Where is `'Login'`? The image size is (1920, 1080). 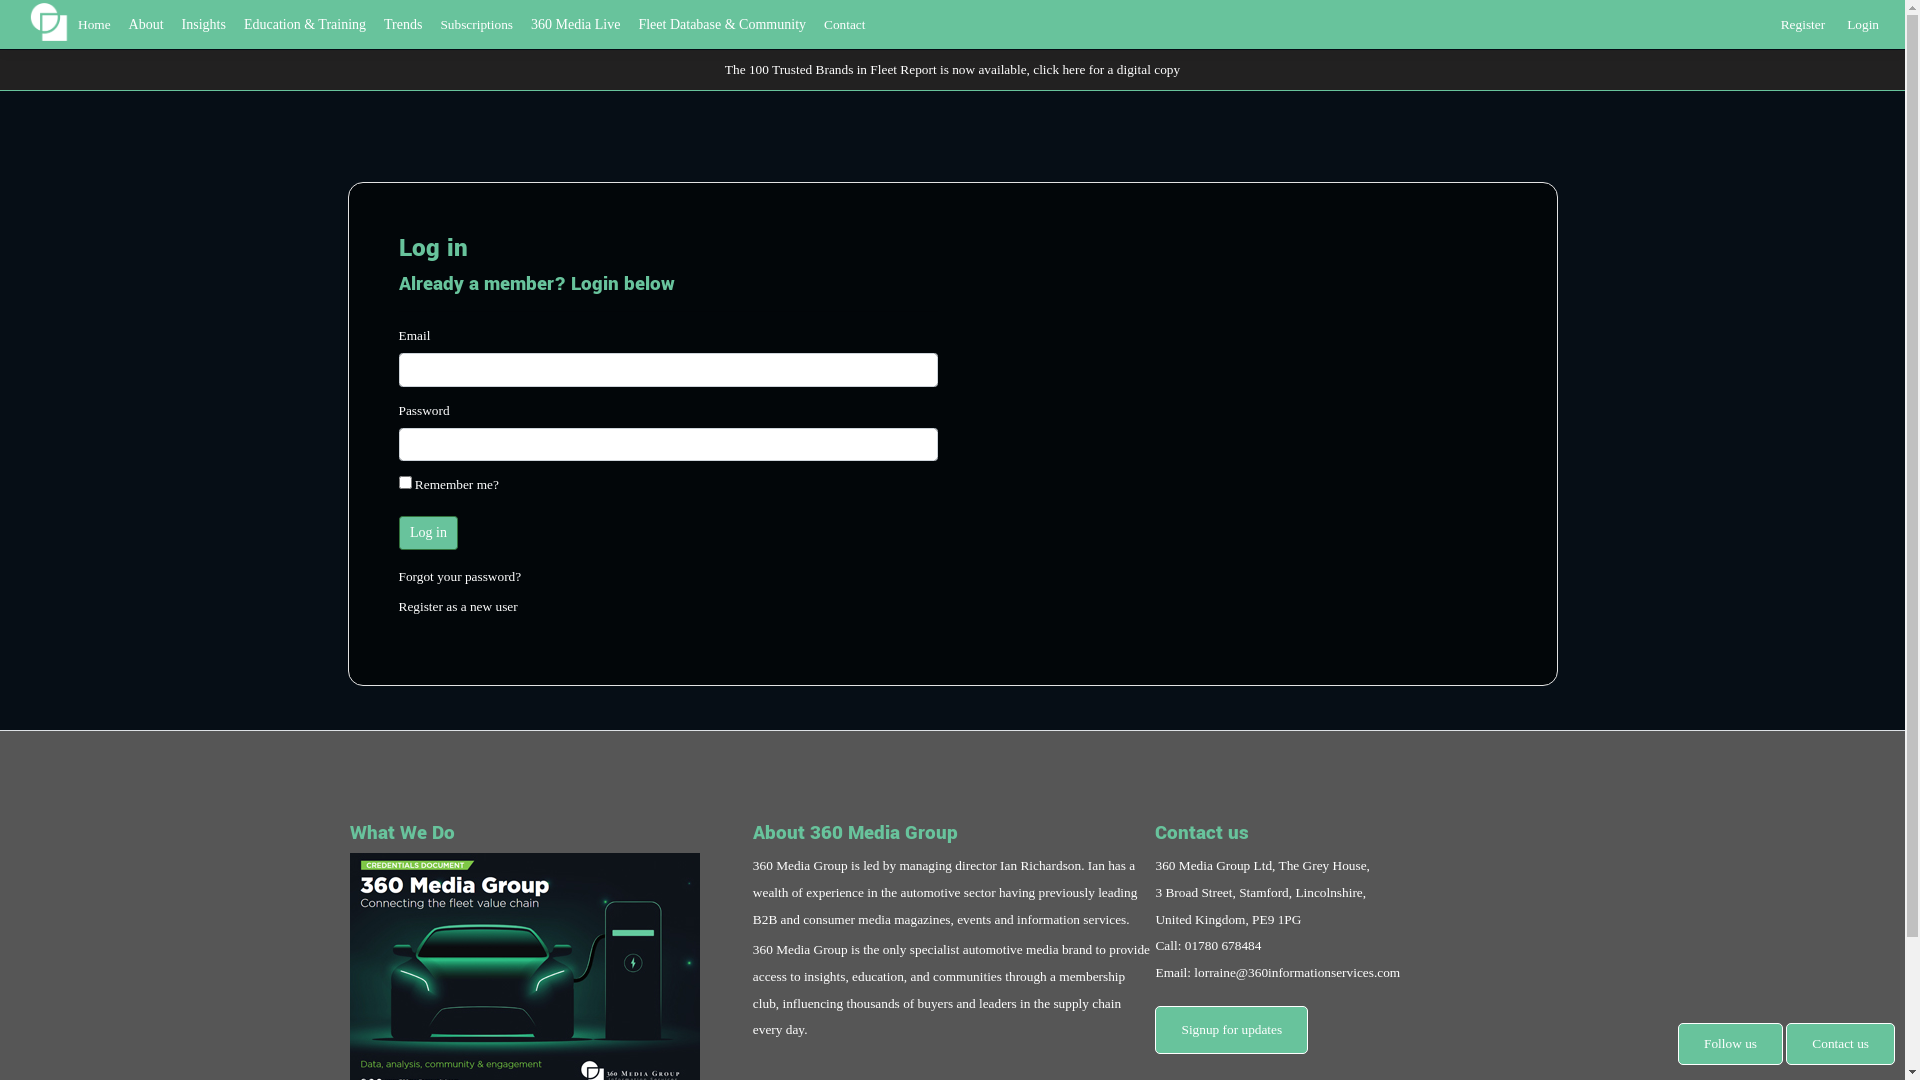
'Login' is located at coordinates (1861, 20).